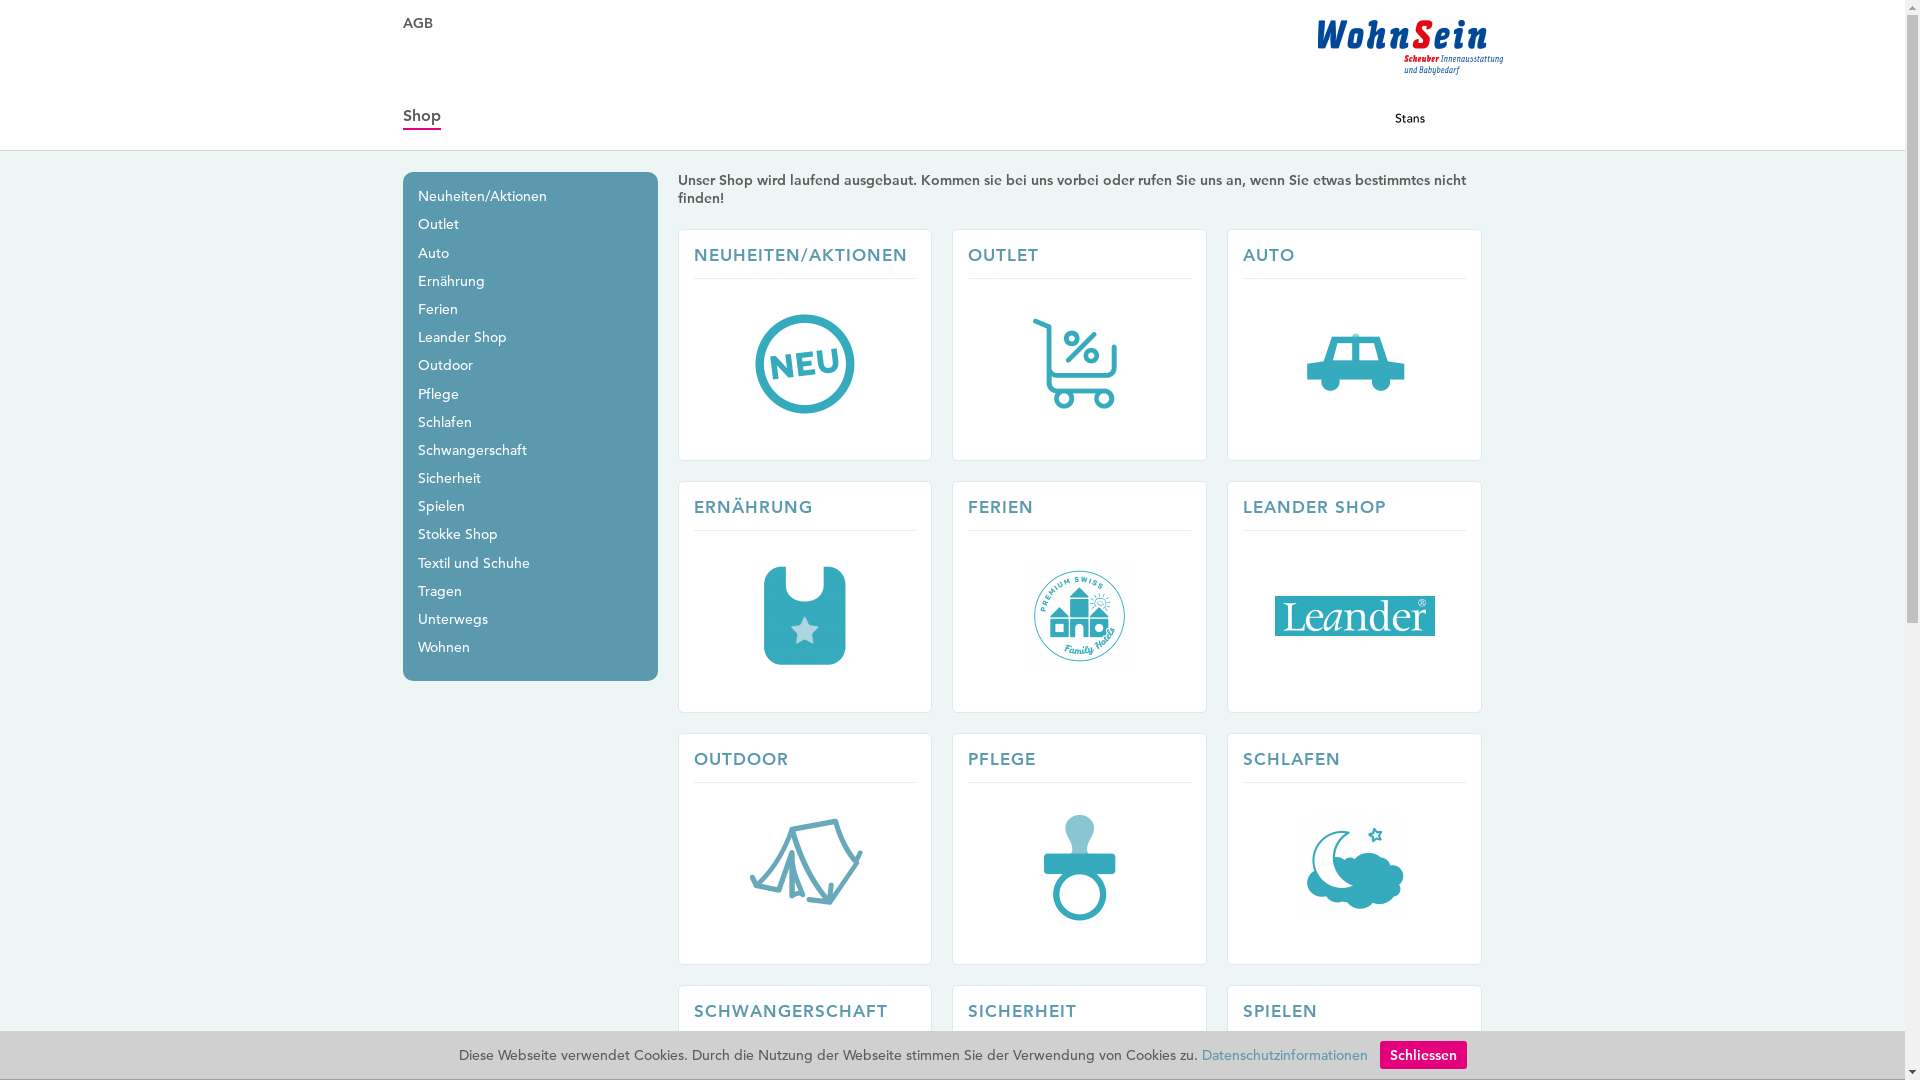  I want to click on 'PFLEGE', so click(950, 848).